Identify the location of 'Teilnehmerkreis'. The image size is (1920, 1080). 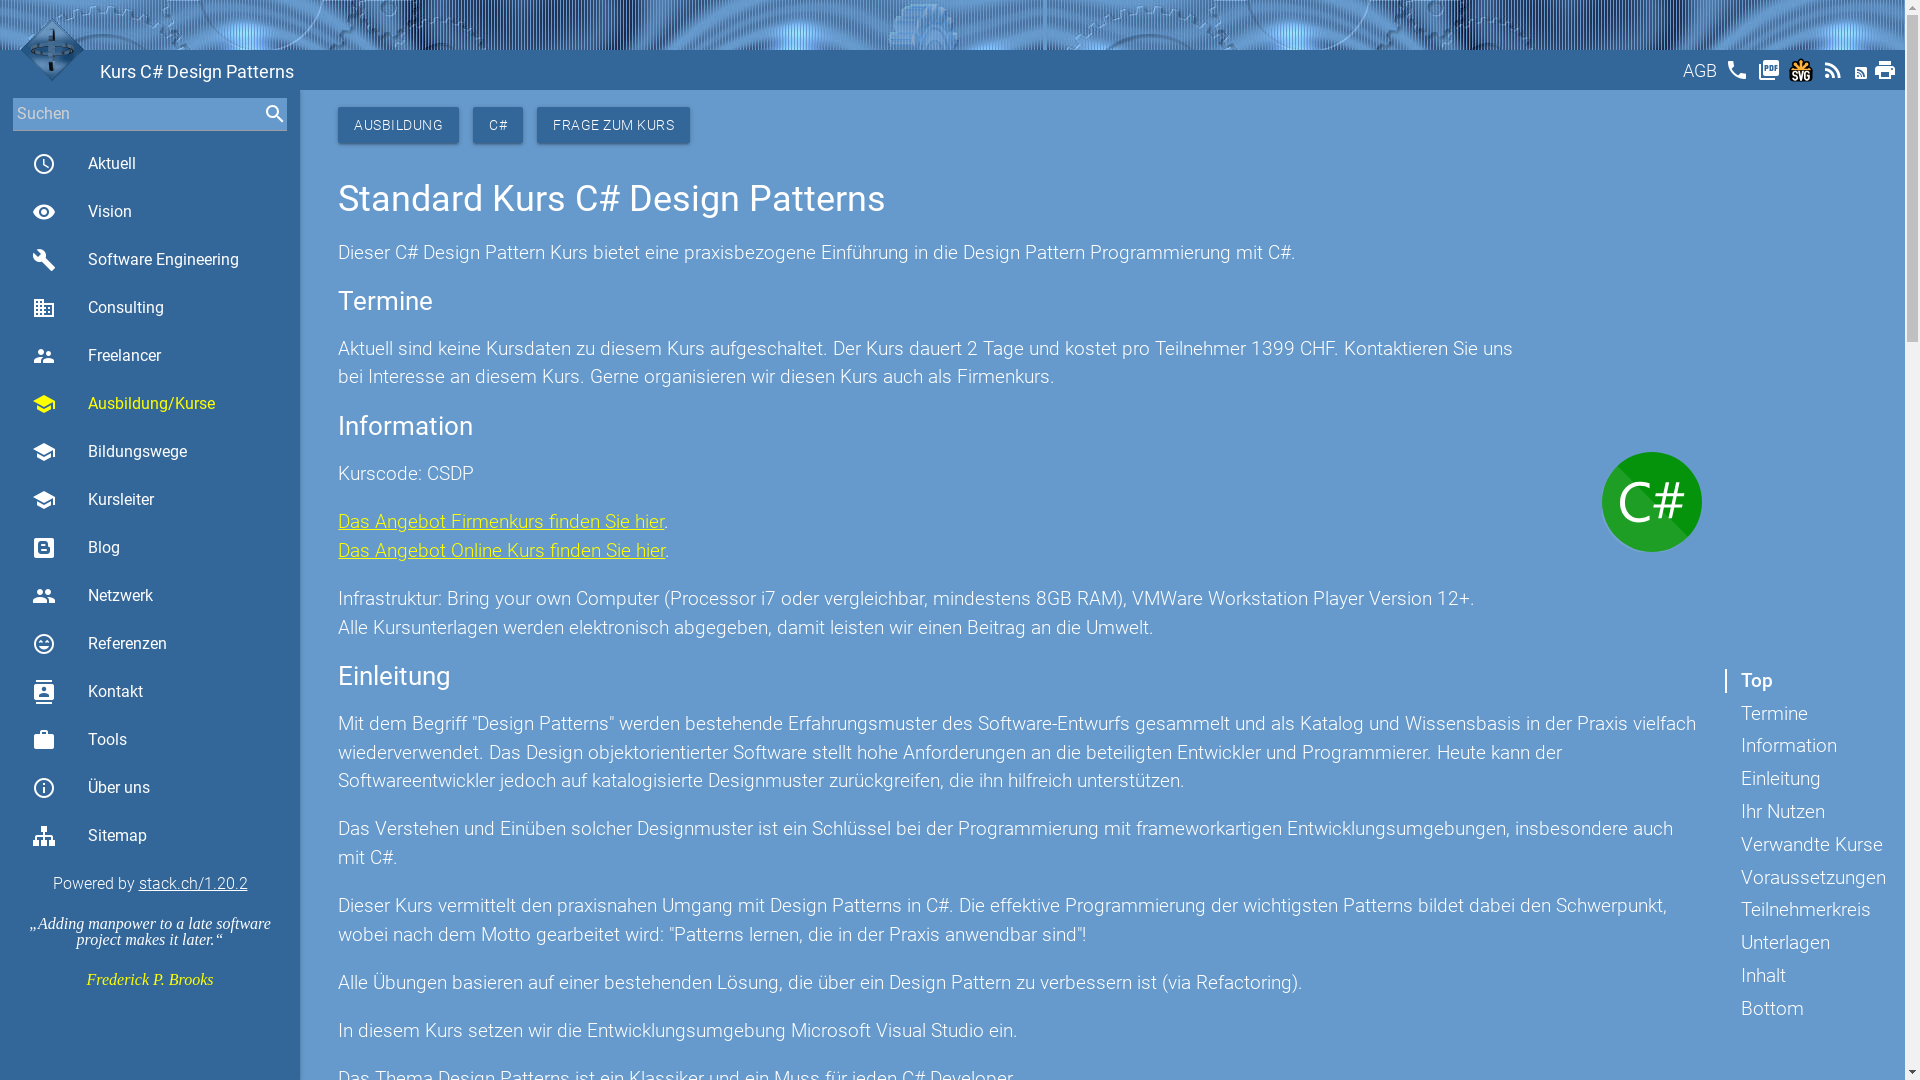
(1798, 910).